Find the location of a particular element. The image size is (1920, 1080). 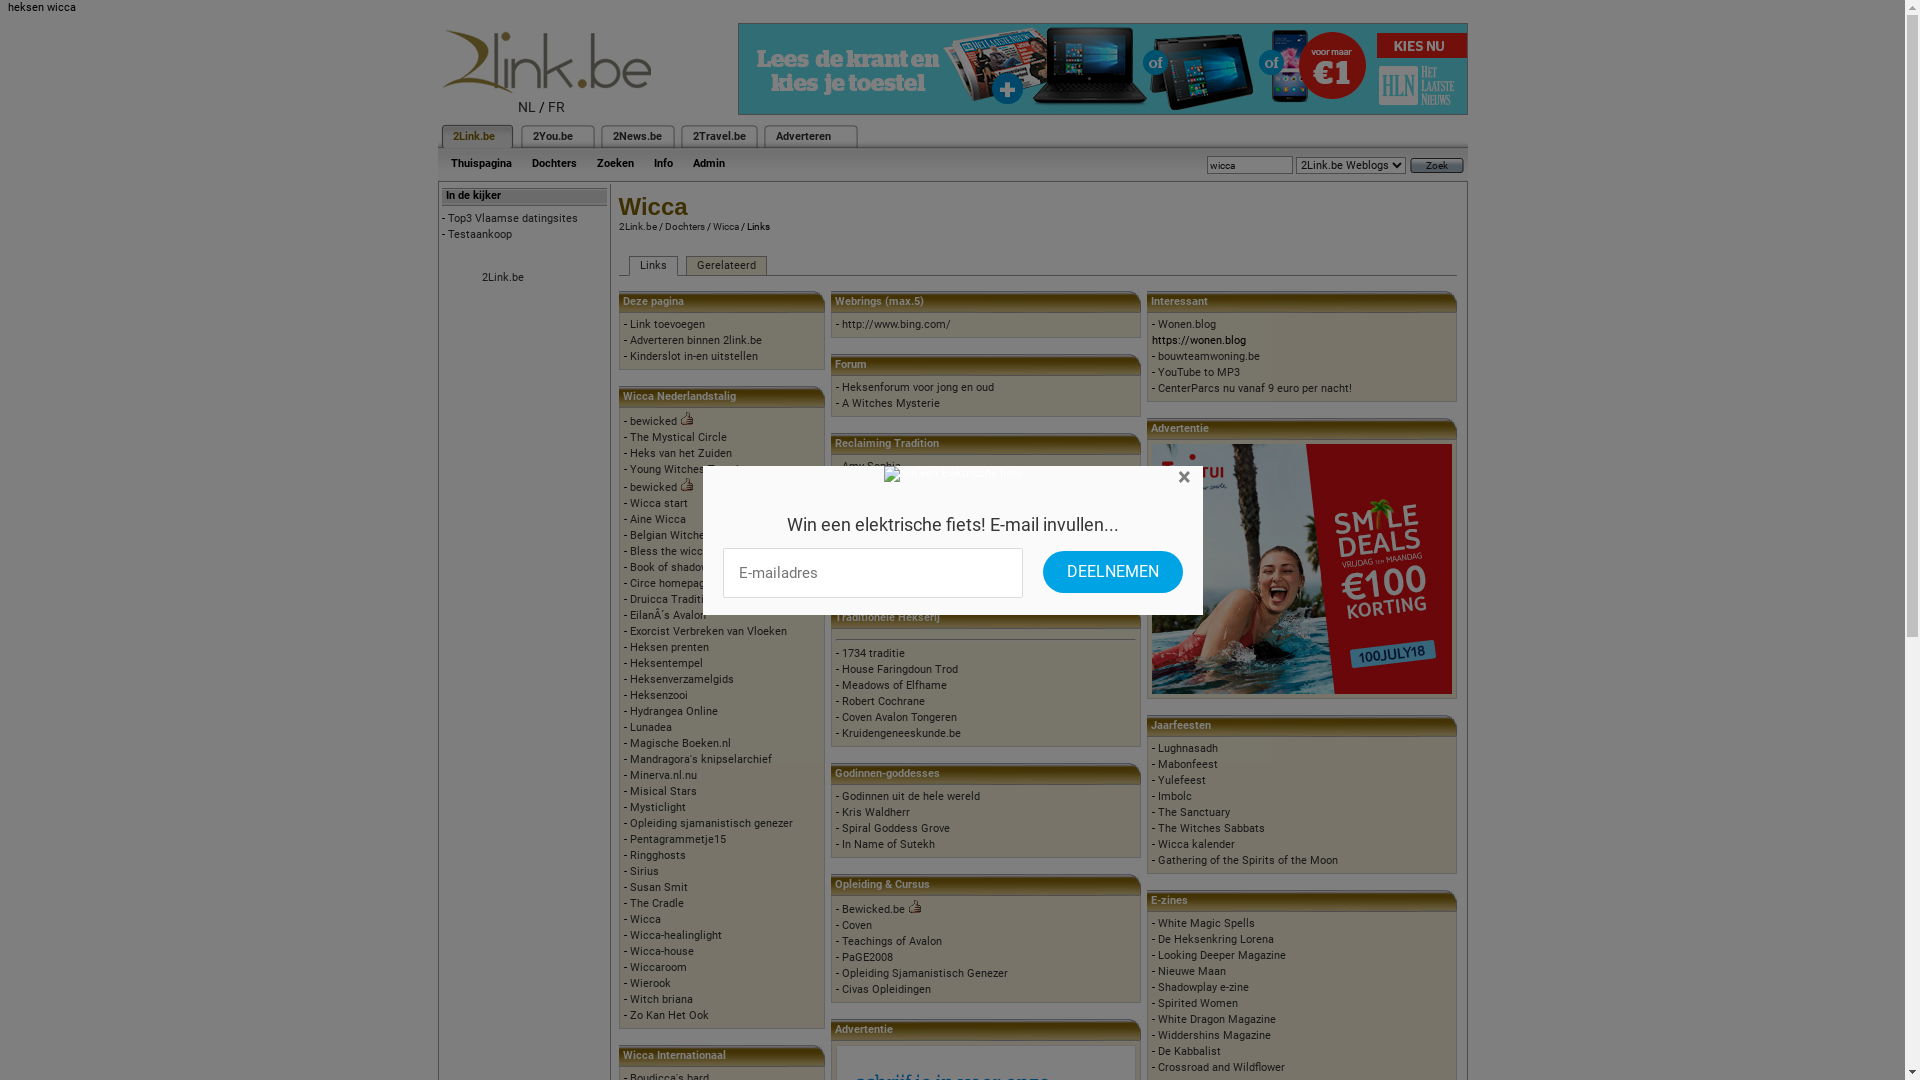

'Meadows of Elfhame' is located at coordinates (841, 684).